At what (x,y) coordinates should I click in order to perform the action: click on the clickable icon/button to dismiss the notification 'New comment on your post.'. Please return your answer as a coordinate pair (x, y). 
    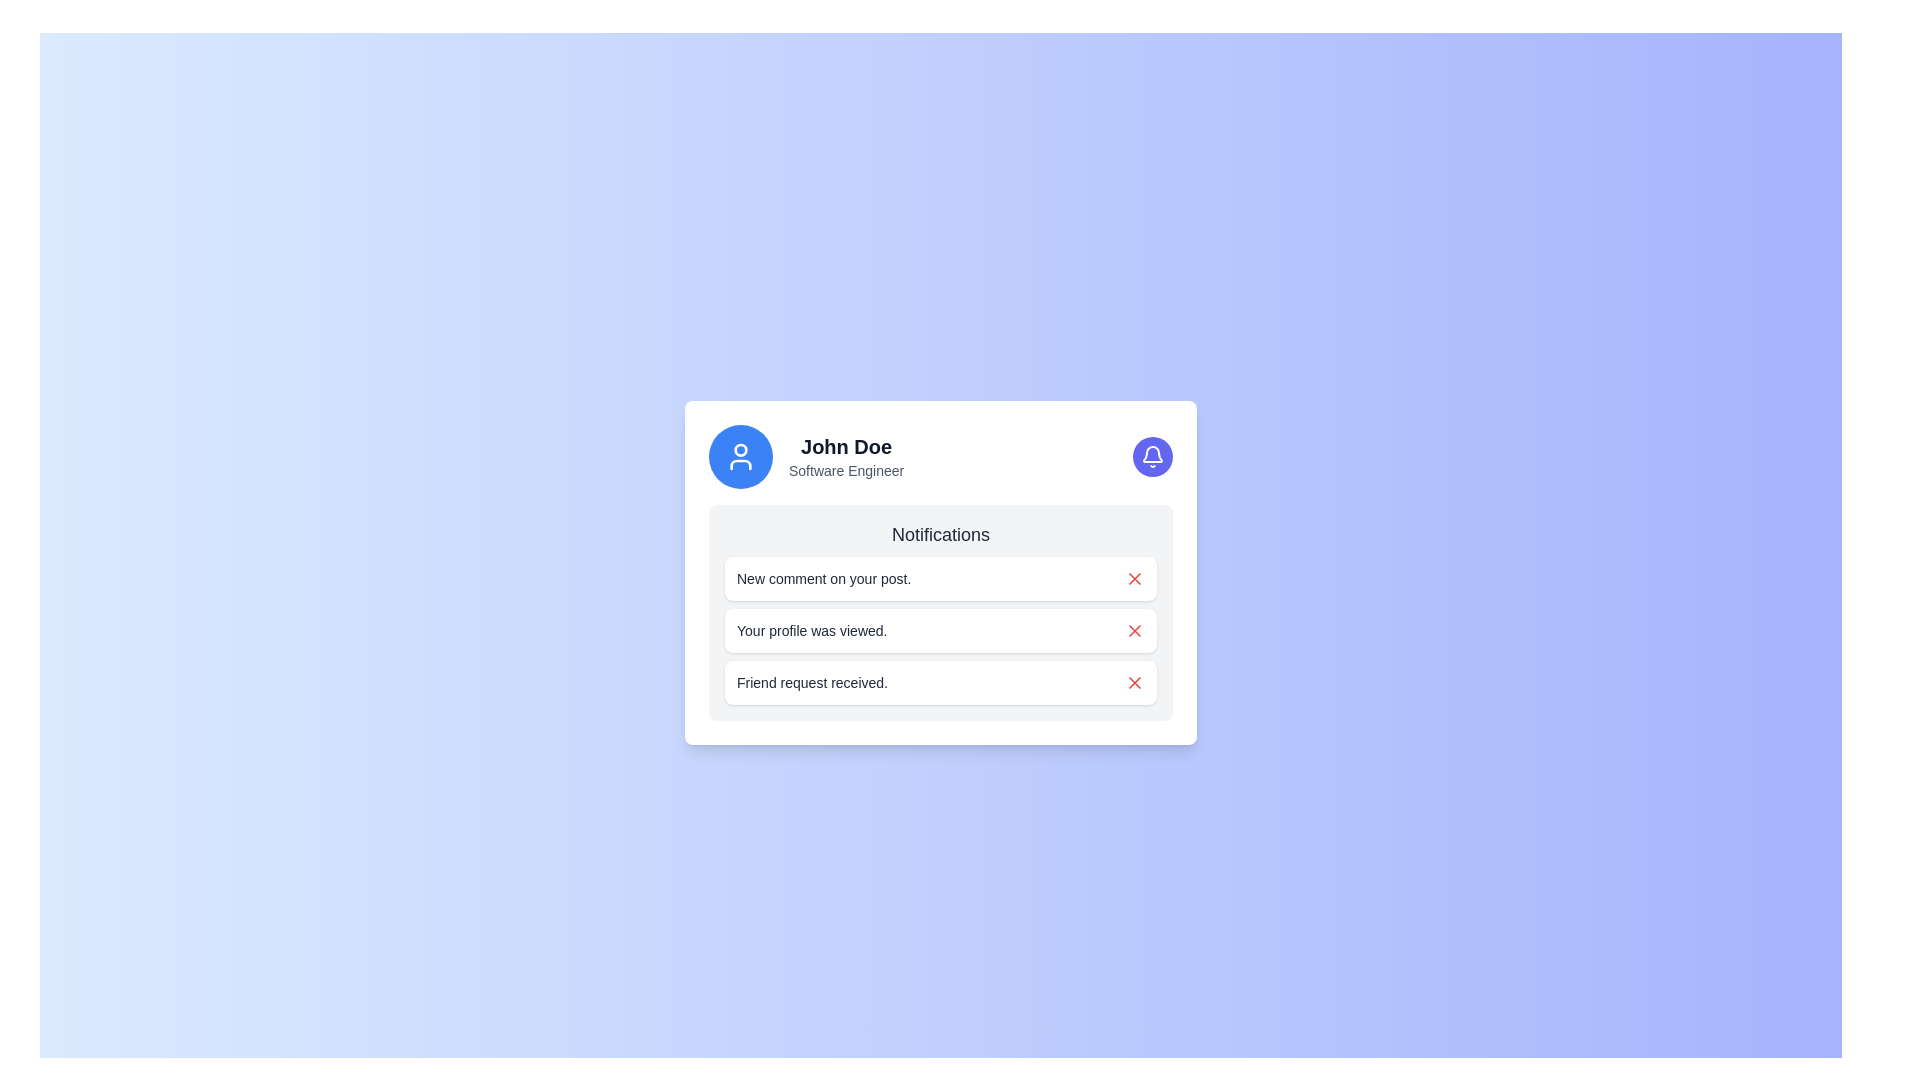
    Looking at the image, I should click on (1134, 578).